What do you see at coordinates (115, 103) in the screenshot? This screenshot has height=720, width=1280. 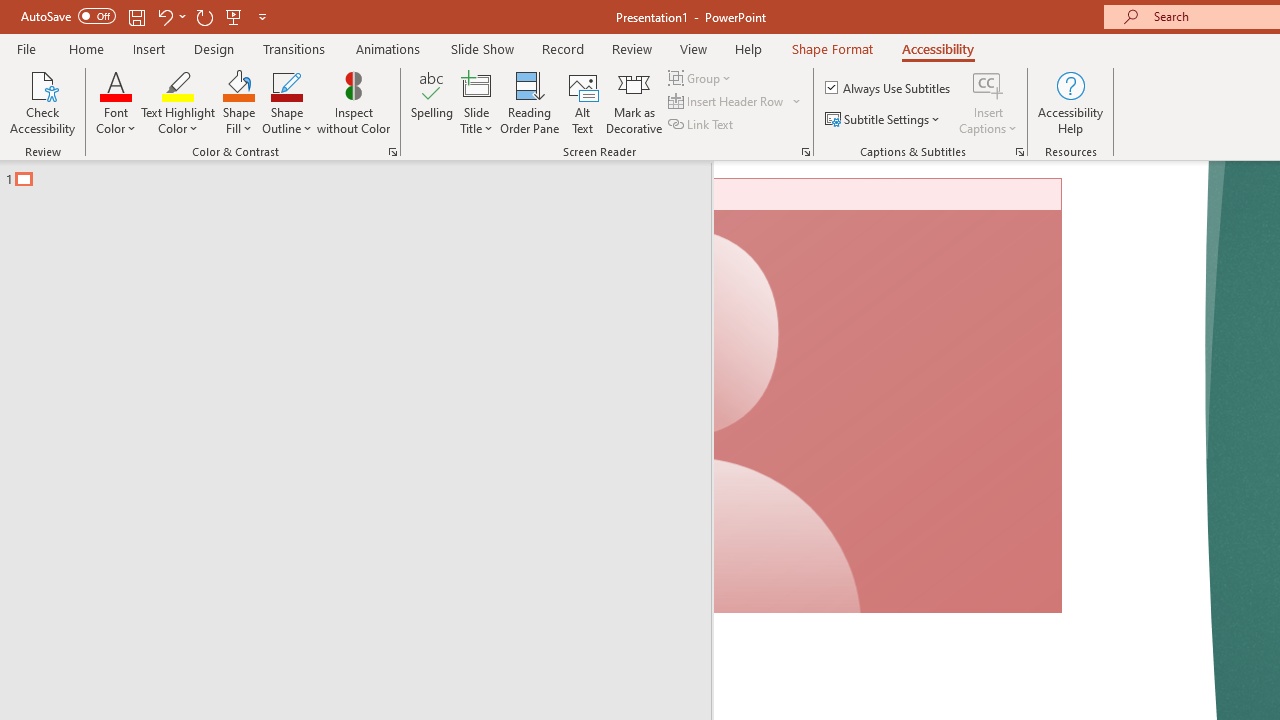 I see `'Font Color'` at bounding box center [115, 103].